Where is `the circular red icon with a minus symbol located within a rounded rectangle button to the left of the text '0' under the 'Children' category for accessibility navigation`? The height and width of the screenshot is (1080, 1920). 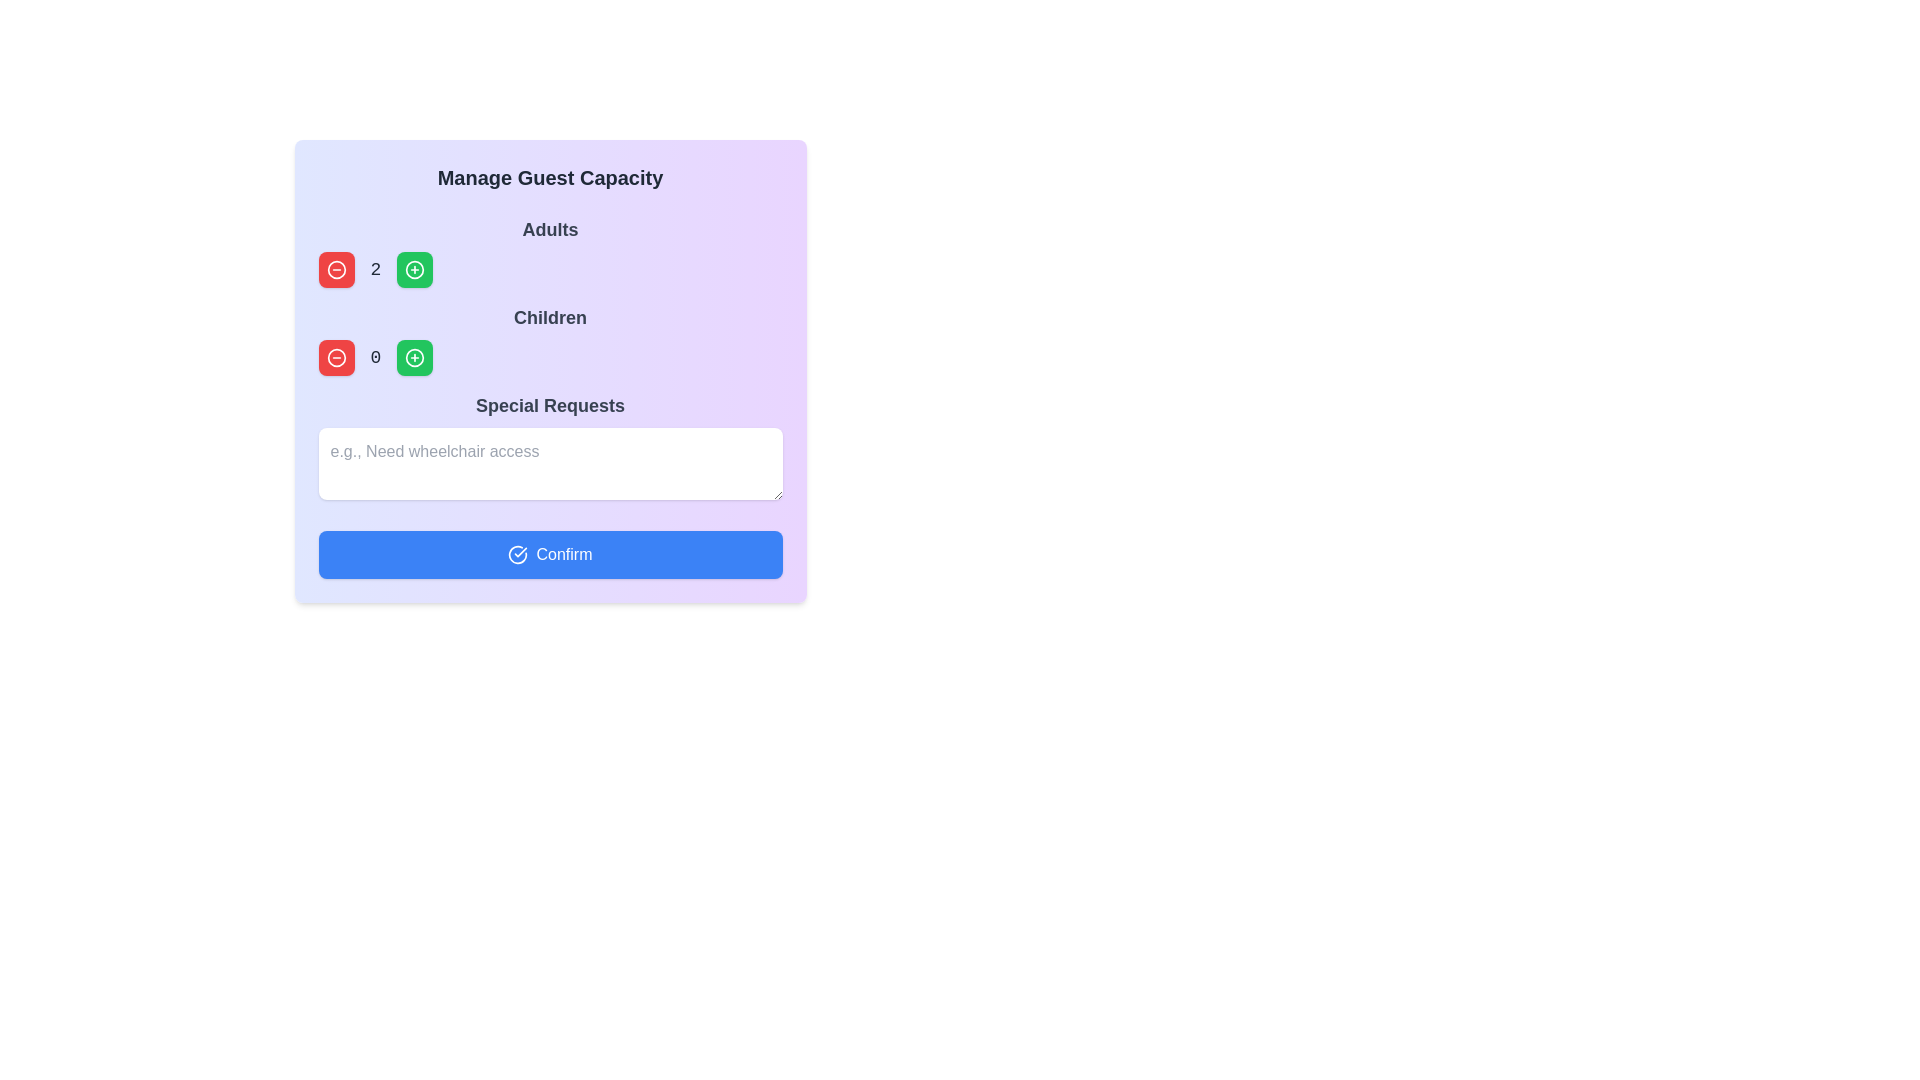 the circular red icon with a minus symbol located within a rounded rectangle button to the left of the text '0' under the 'Children' category for accessibility navigation is located at coordinates (336, 270).